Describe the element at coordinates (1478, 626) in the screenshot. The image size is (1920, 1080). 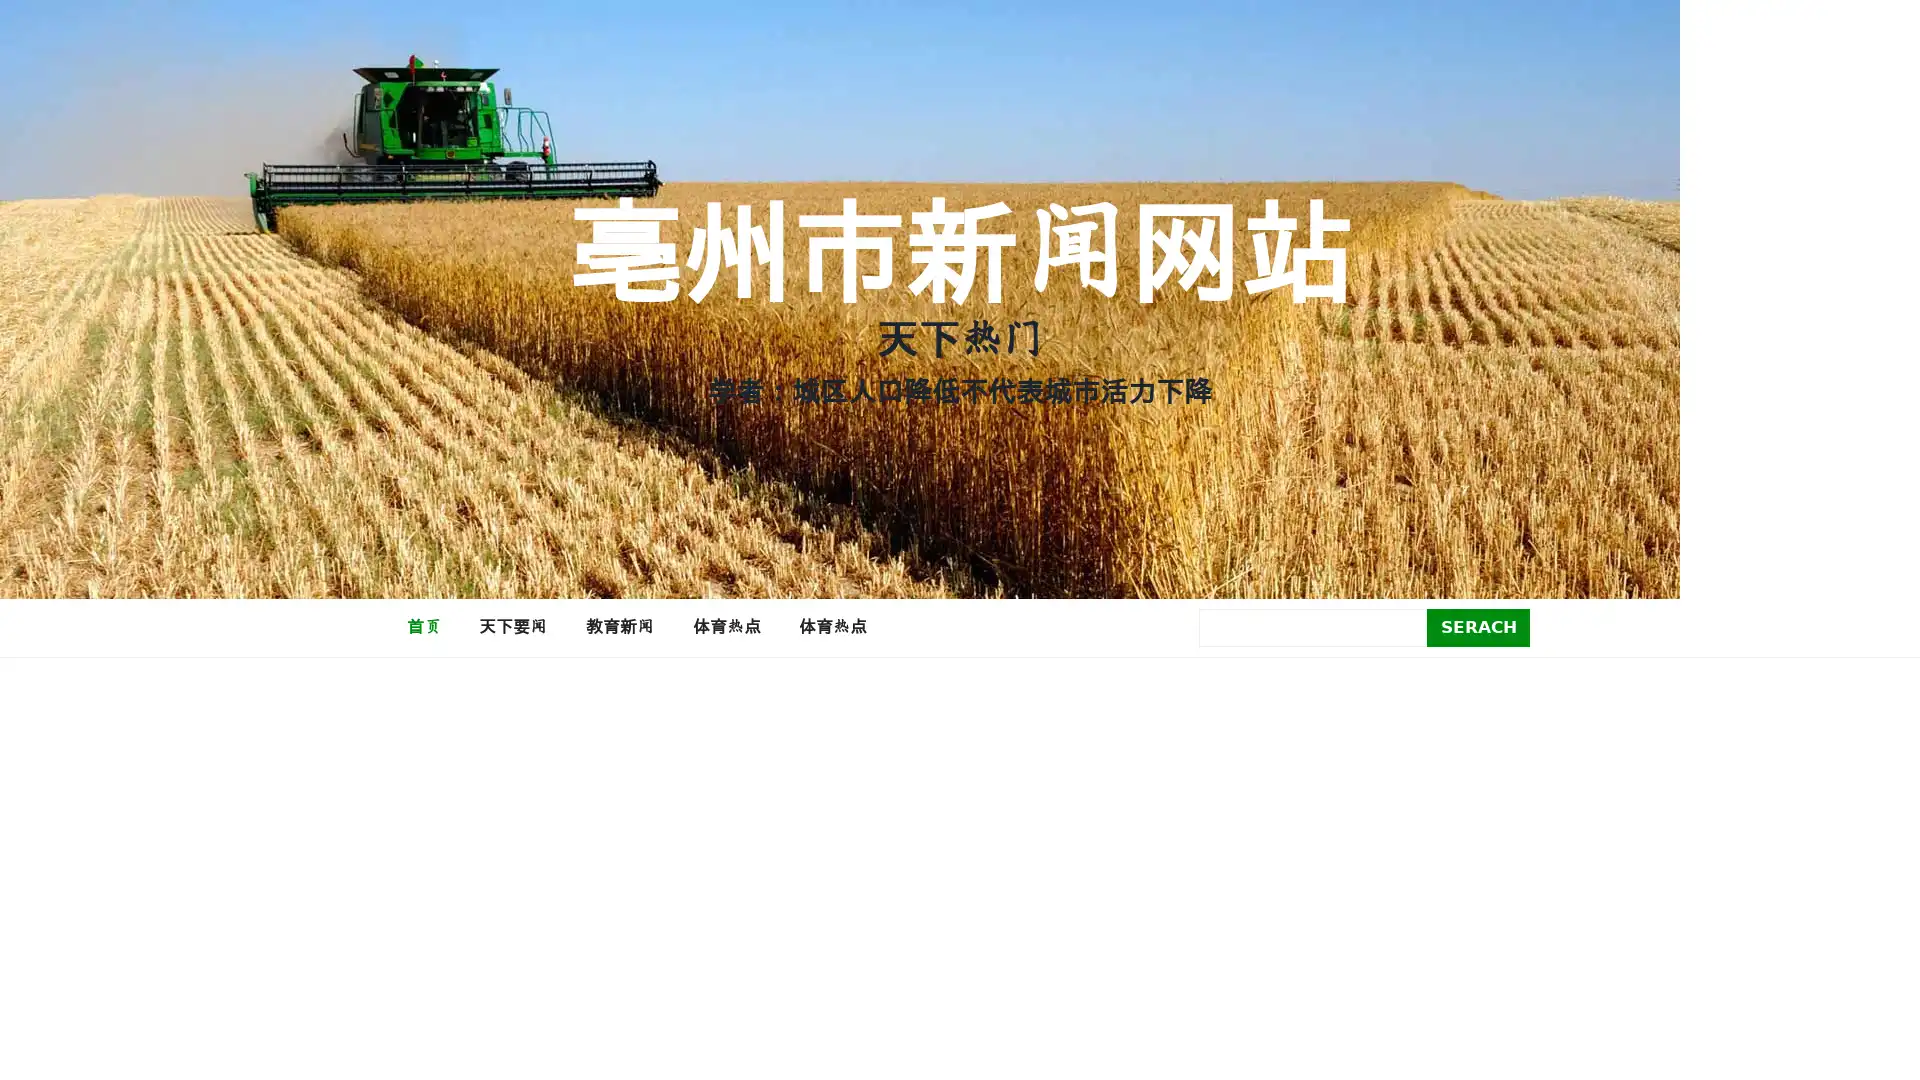
I see `serach` at that location.